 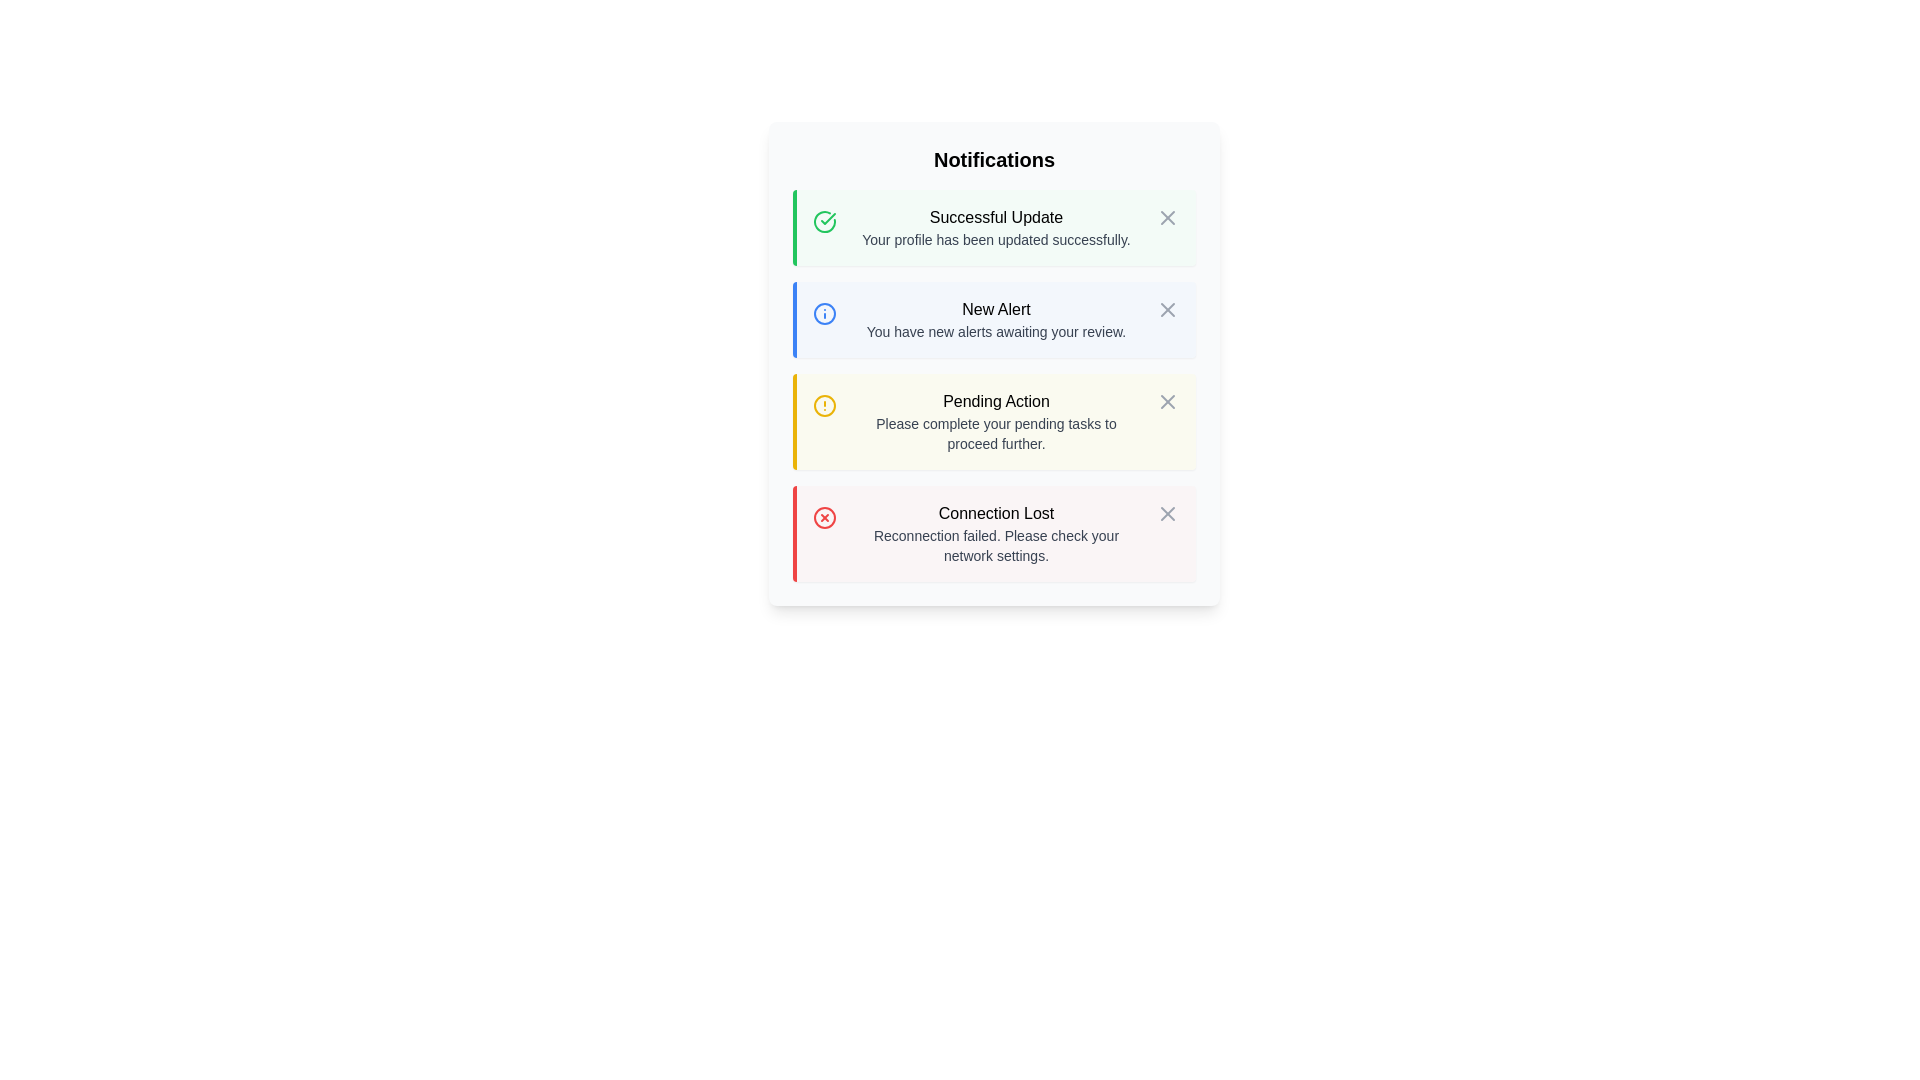 What do you see at coordinates (1167, 309) in the screenshot?
I see `the 'X' button in the top-right corner of the 'New Alert' notification panel` at bounding box center [1167, 309].